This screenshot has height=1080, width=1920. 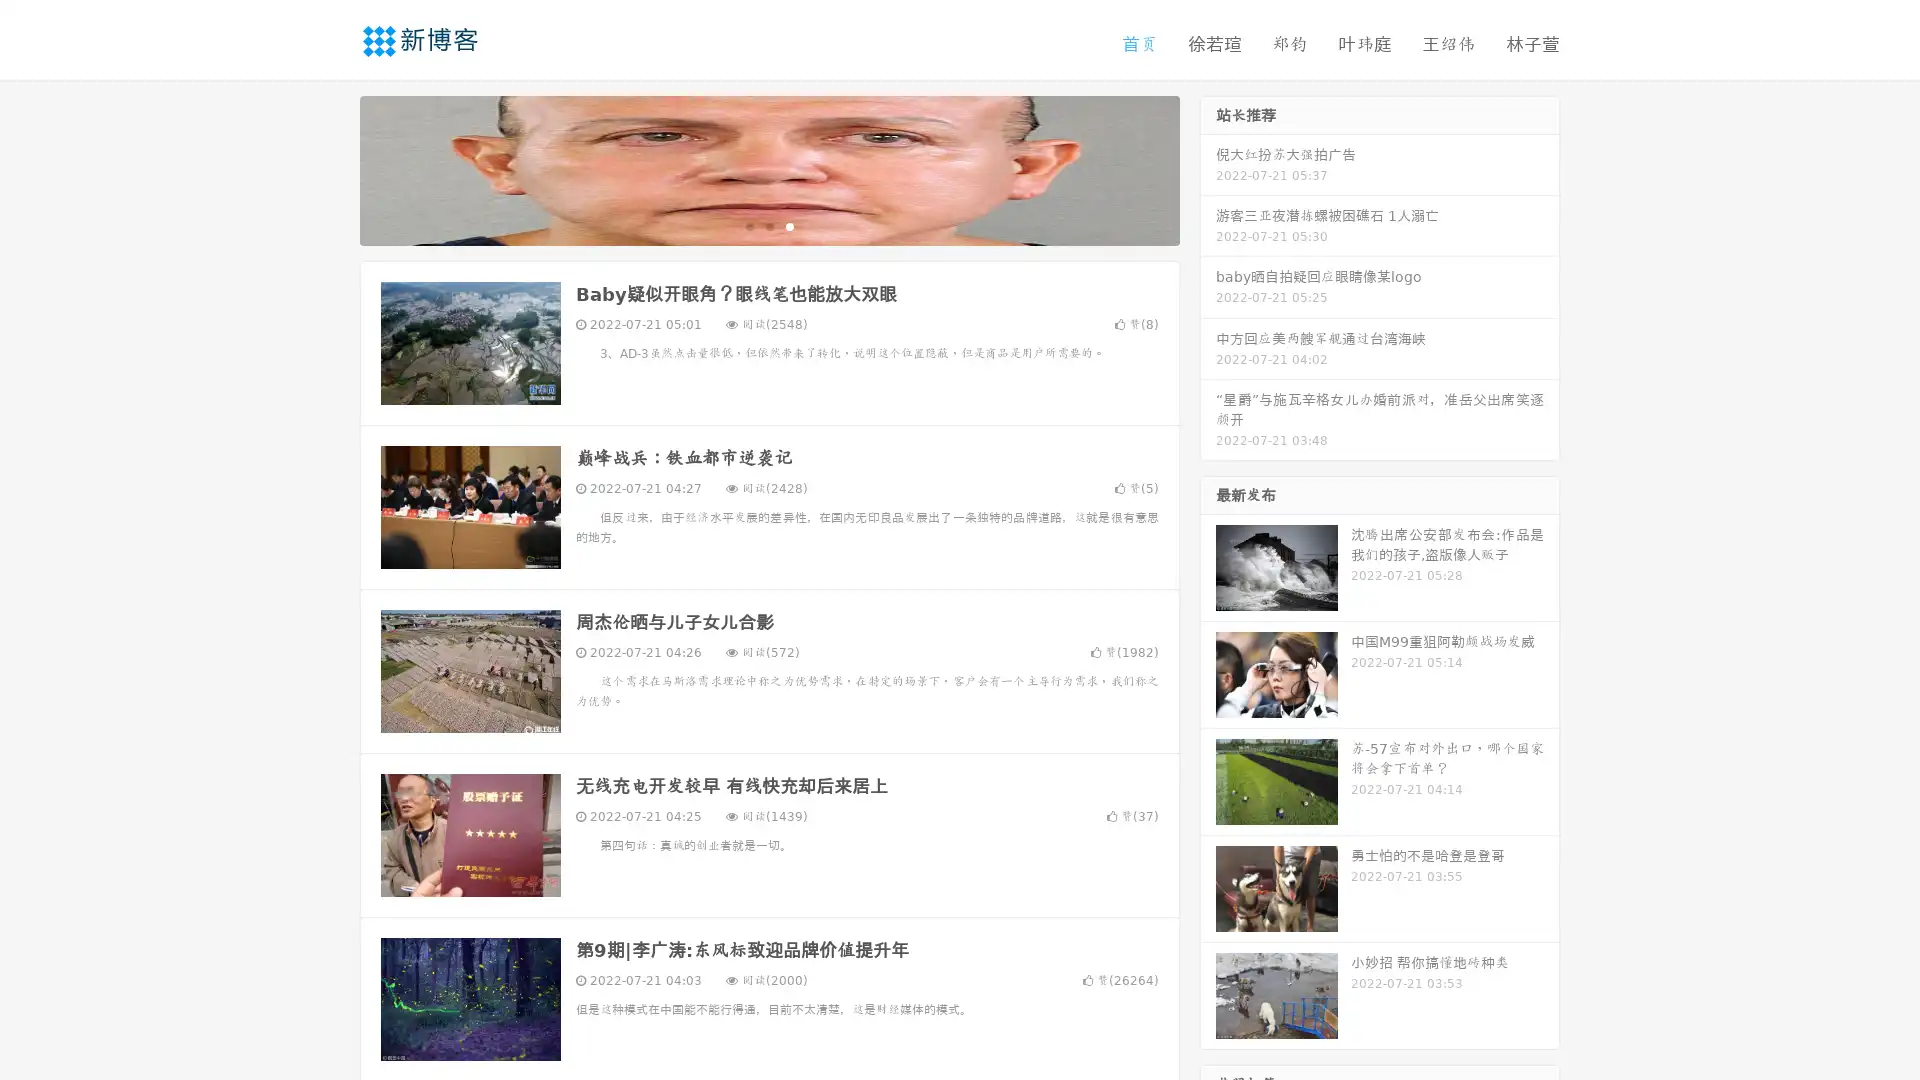 I want to click on Previous slide, so click(x=330, y=168).